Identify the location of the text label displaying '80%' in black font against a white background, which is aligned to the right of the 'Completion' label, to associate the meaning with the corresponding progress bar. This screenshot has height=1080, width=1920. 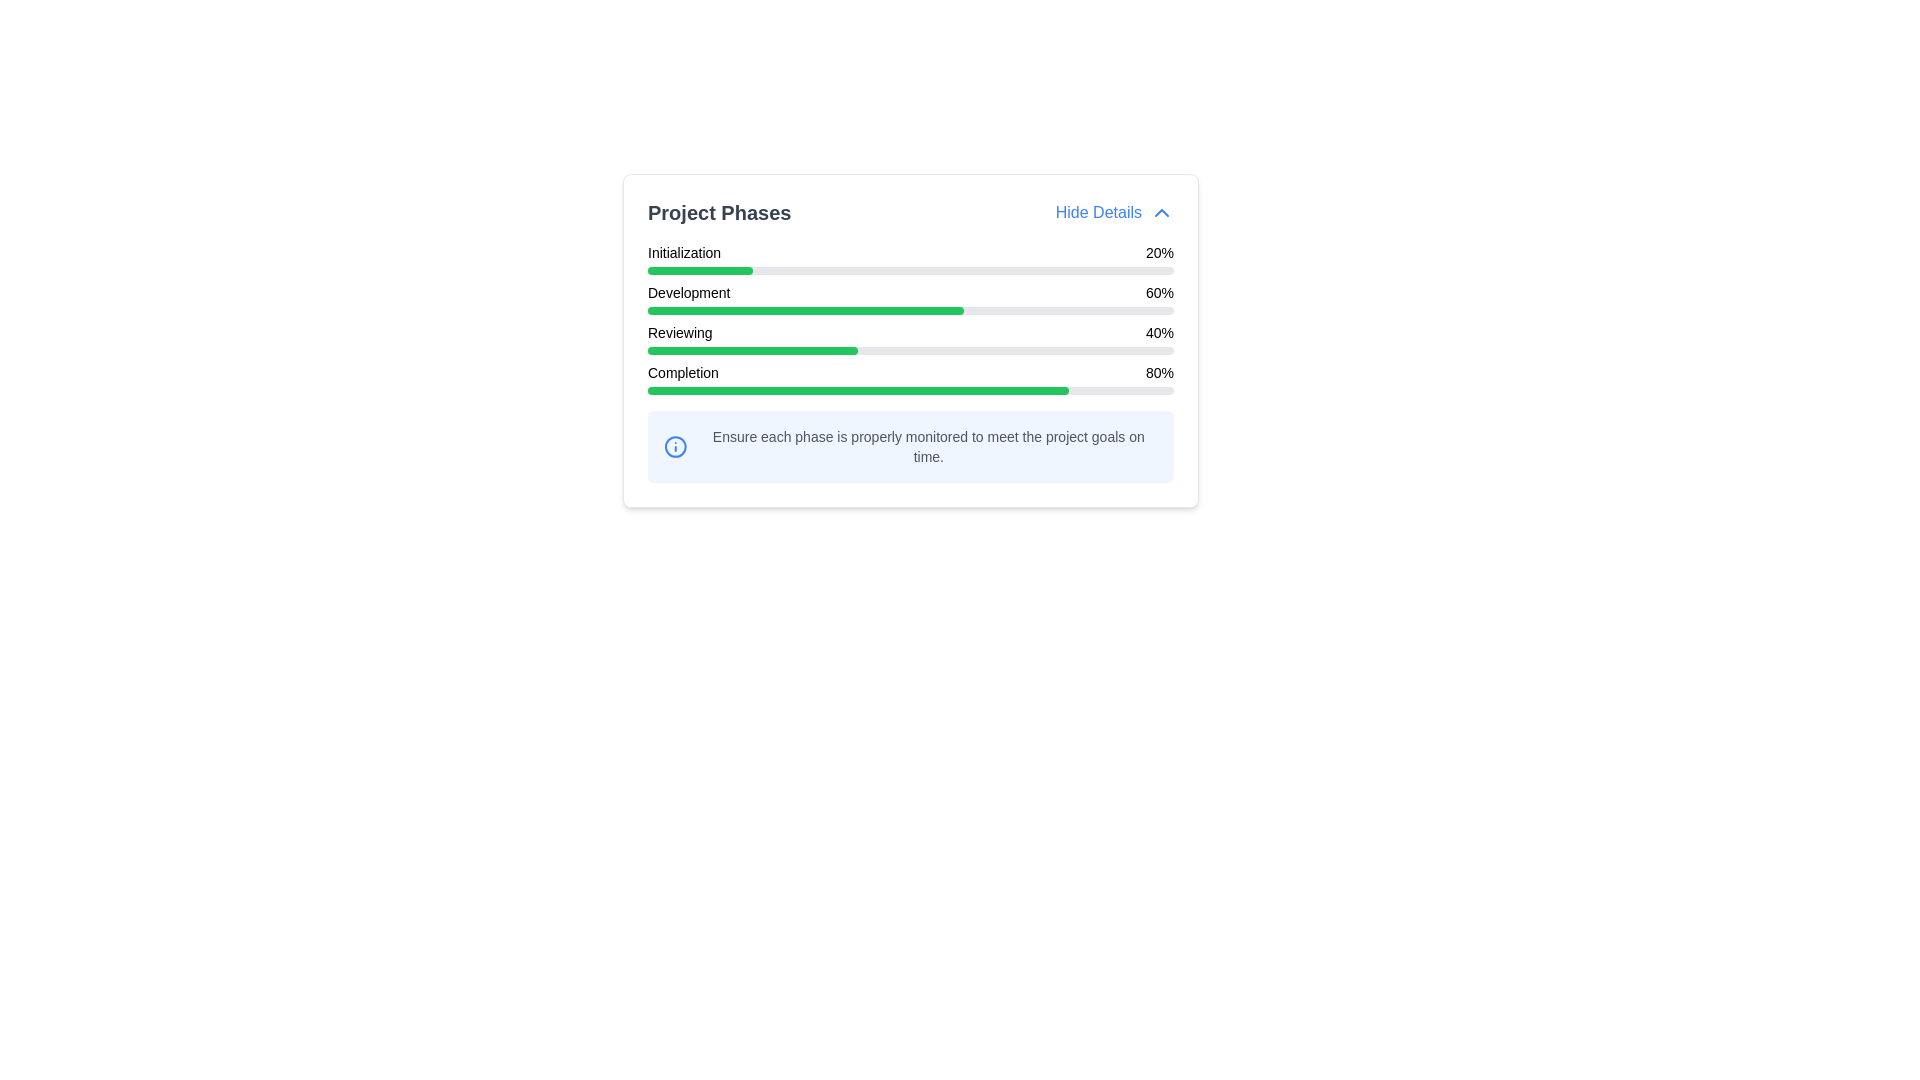
(1160, 373).